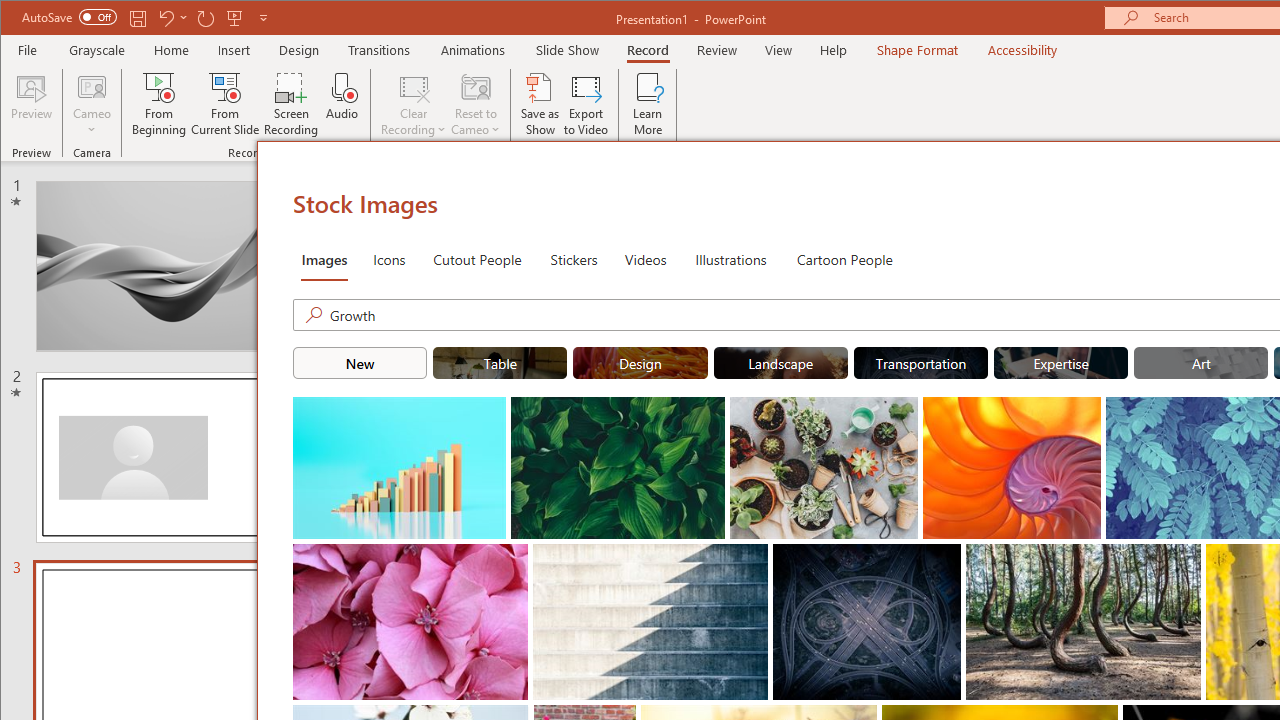 This screenshot has width=1280, height=720. What do you see at coordinates (1060, 362) in the screenshot?
I see `'"Expertise" Stock Images.'` at bounding box center [1060, 362].